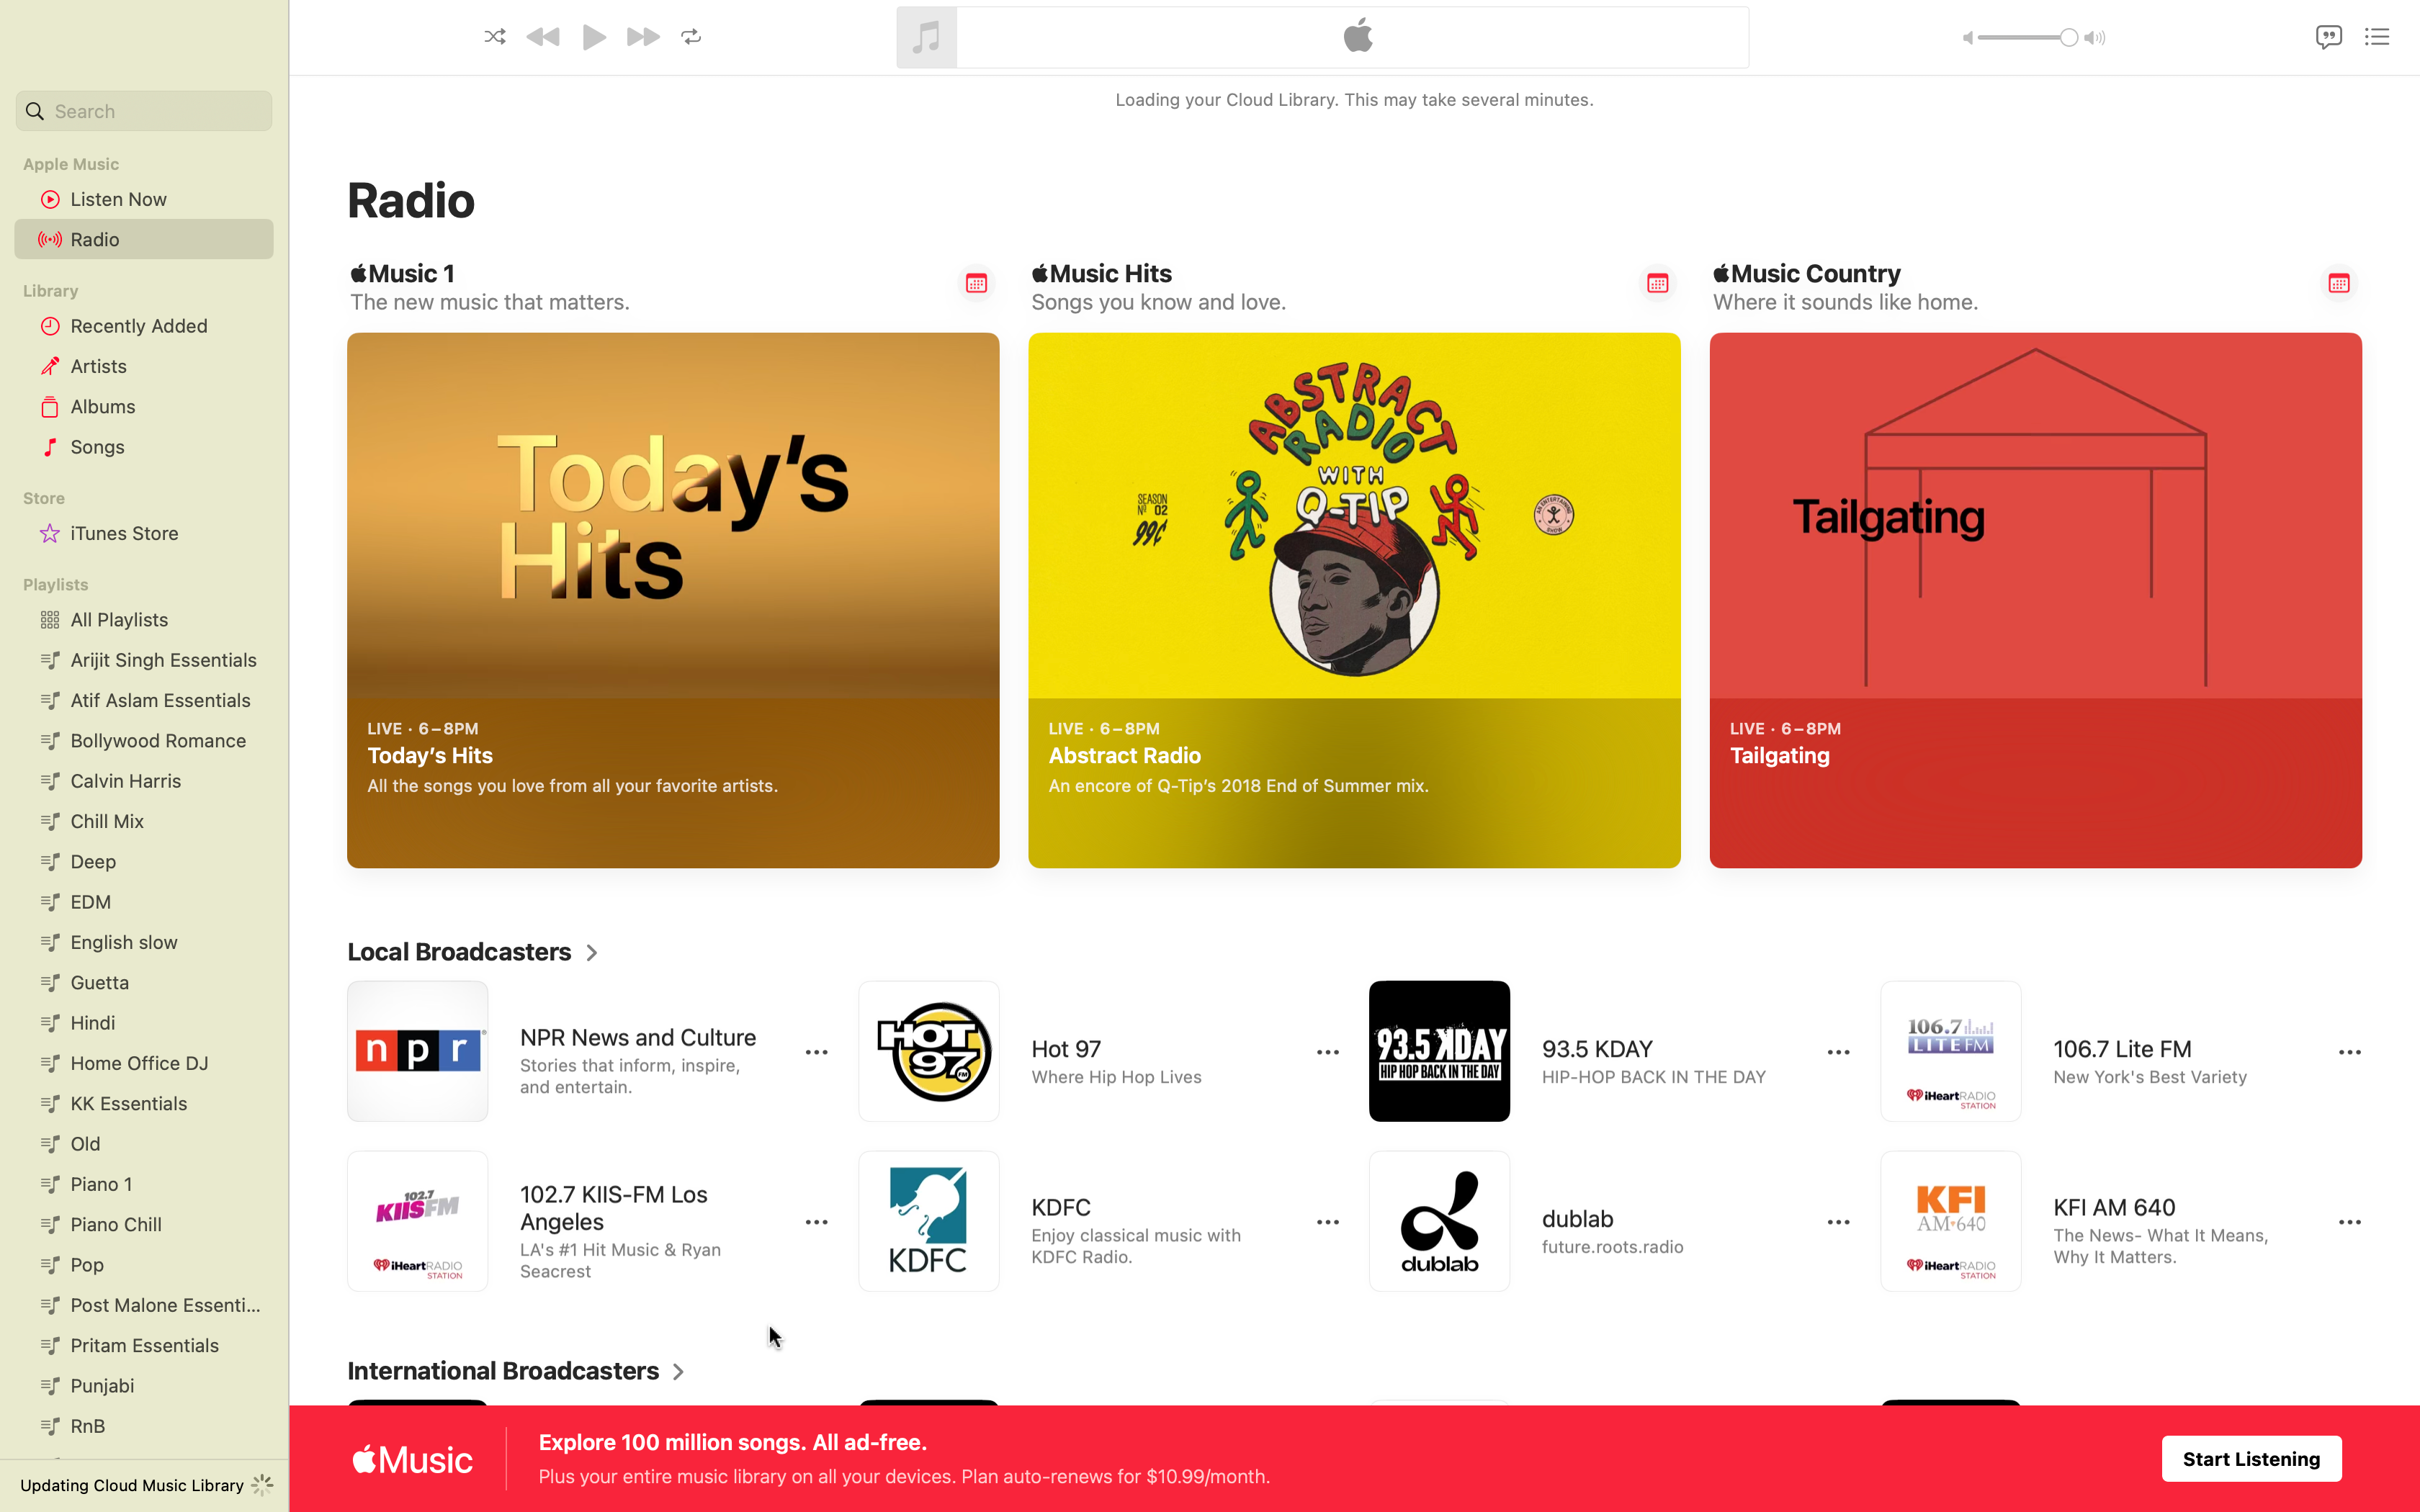 This screenshot has width=2420, height=1512. Describe the element at coordinates (2102, 1223) in the screenshot. I see `Listen to KFI AM` at that location.